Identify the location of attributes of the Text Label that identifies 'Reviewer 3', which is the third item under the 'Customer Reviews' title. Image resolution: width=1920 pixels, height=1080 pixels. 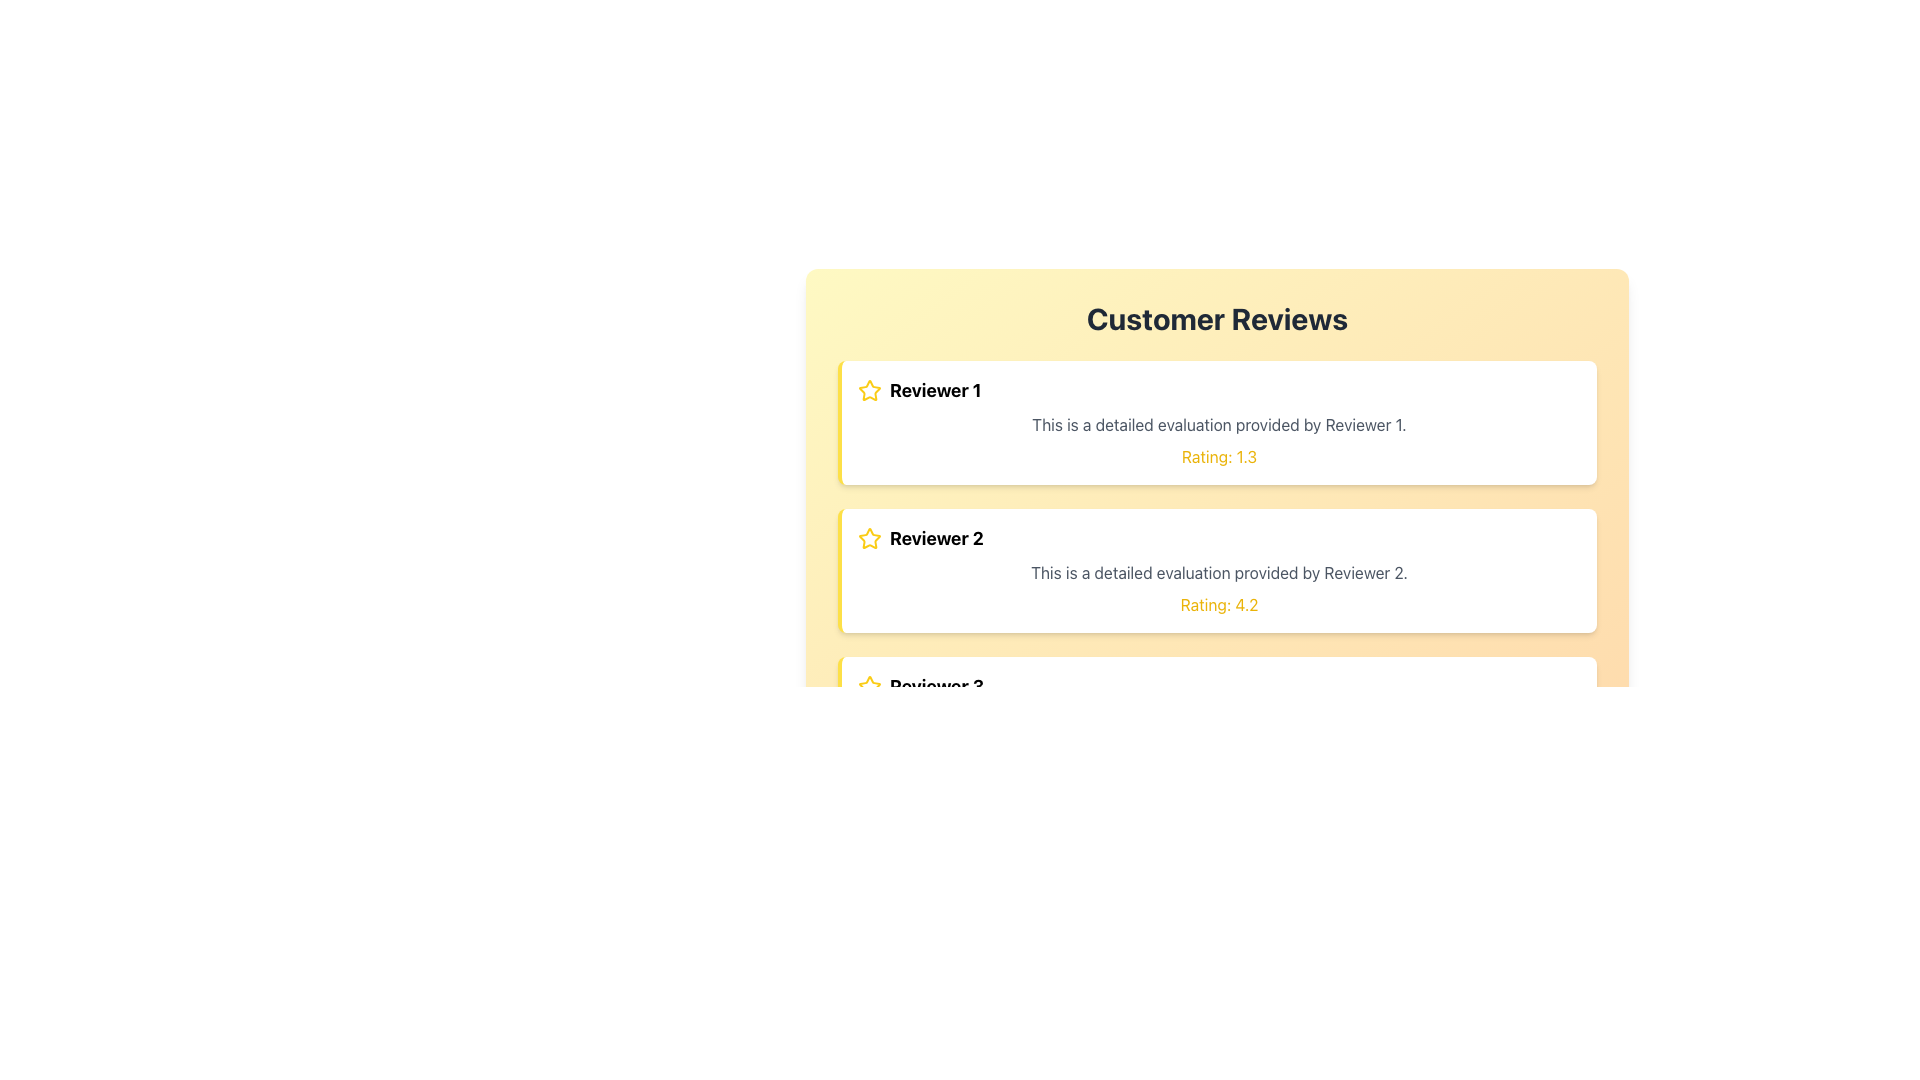
(936, 685).